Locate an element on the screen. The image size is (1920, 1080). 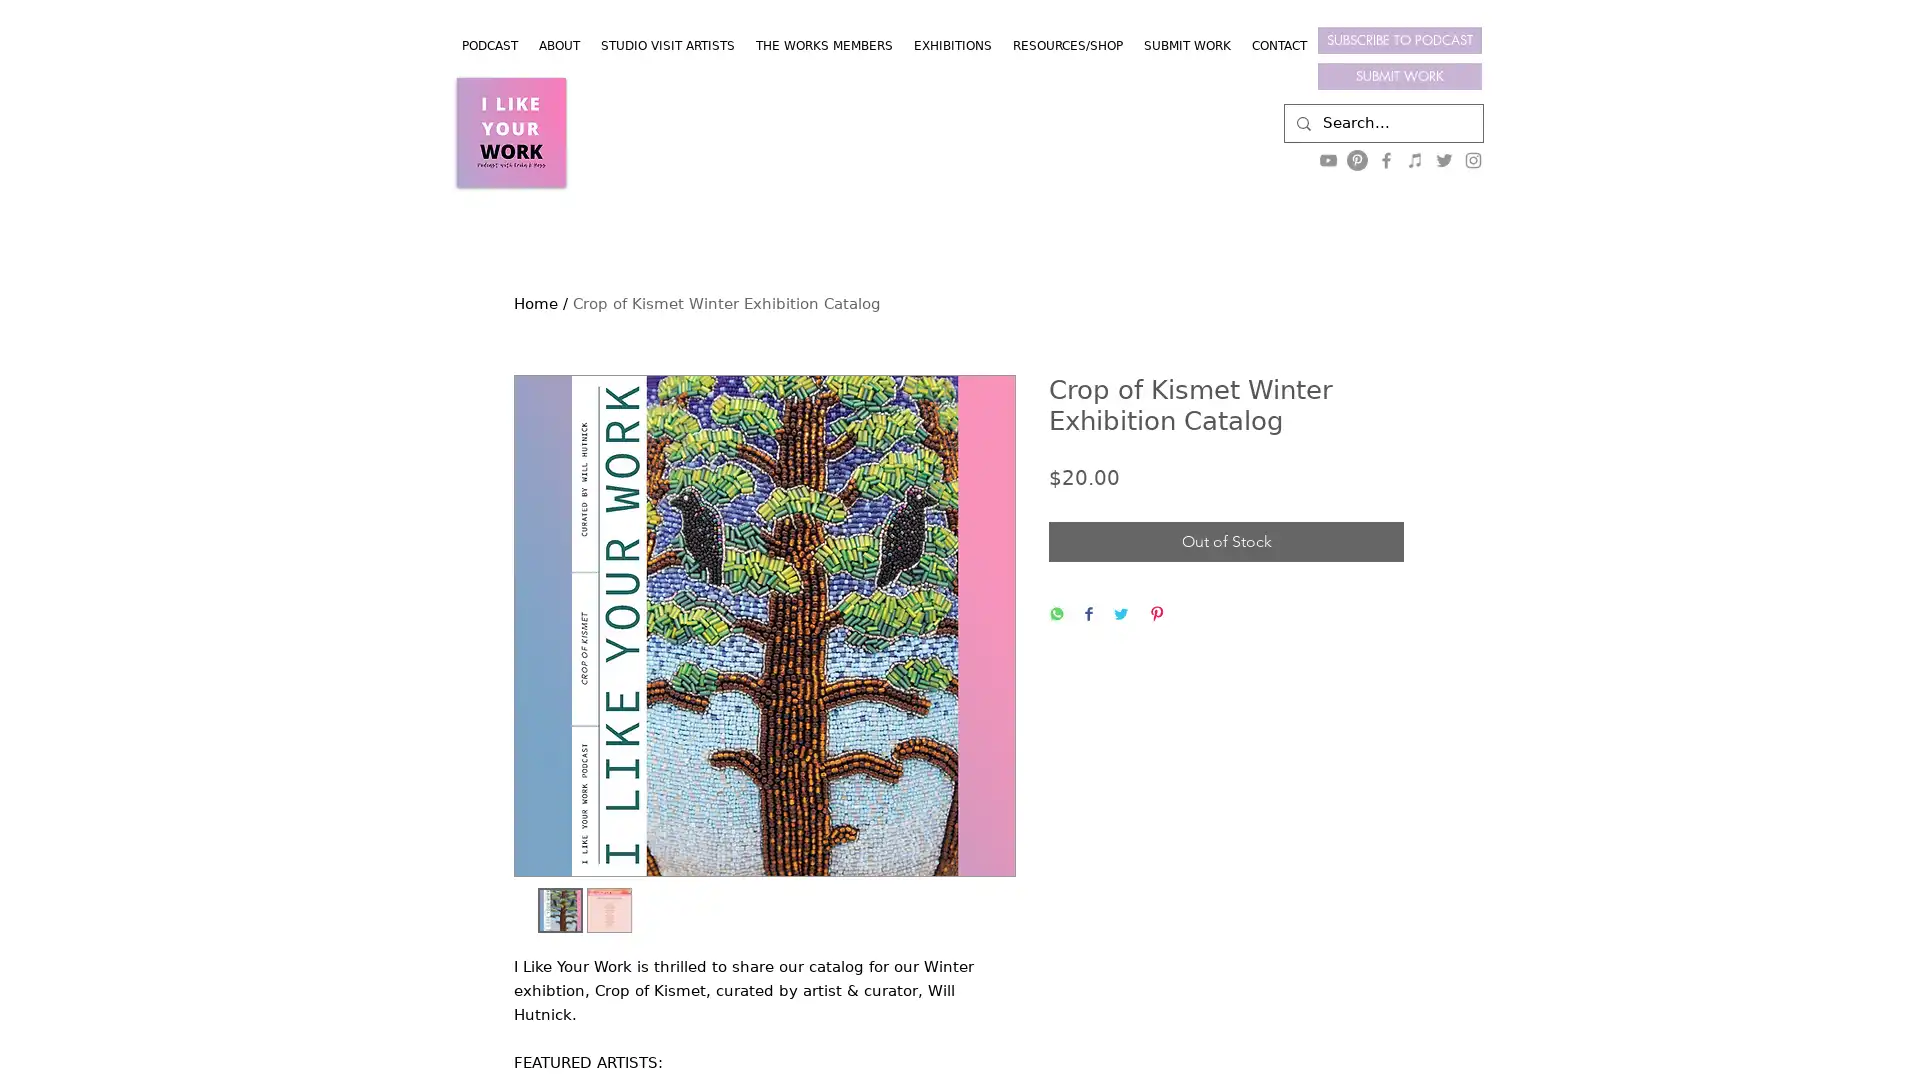
Share on WhatsApp is located at coordinates (1055, 614).